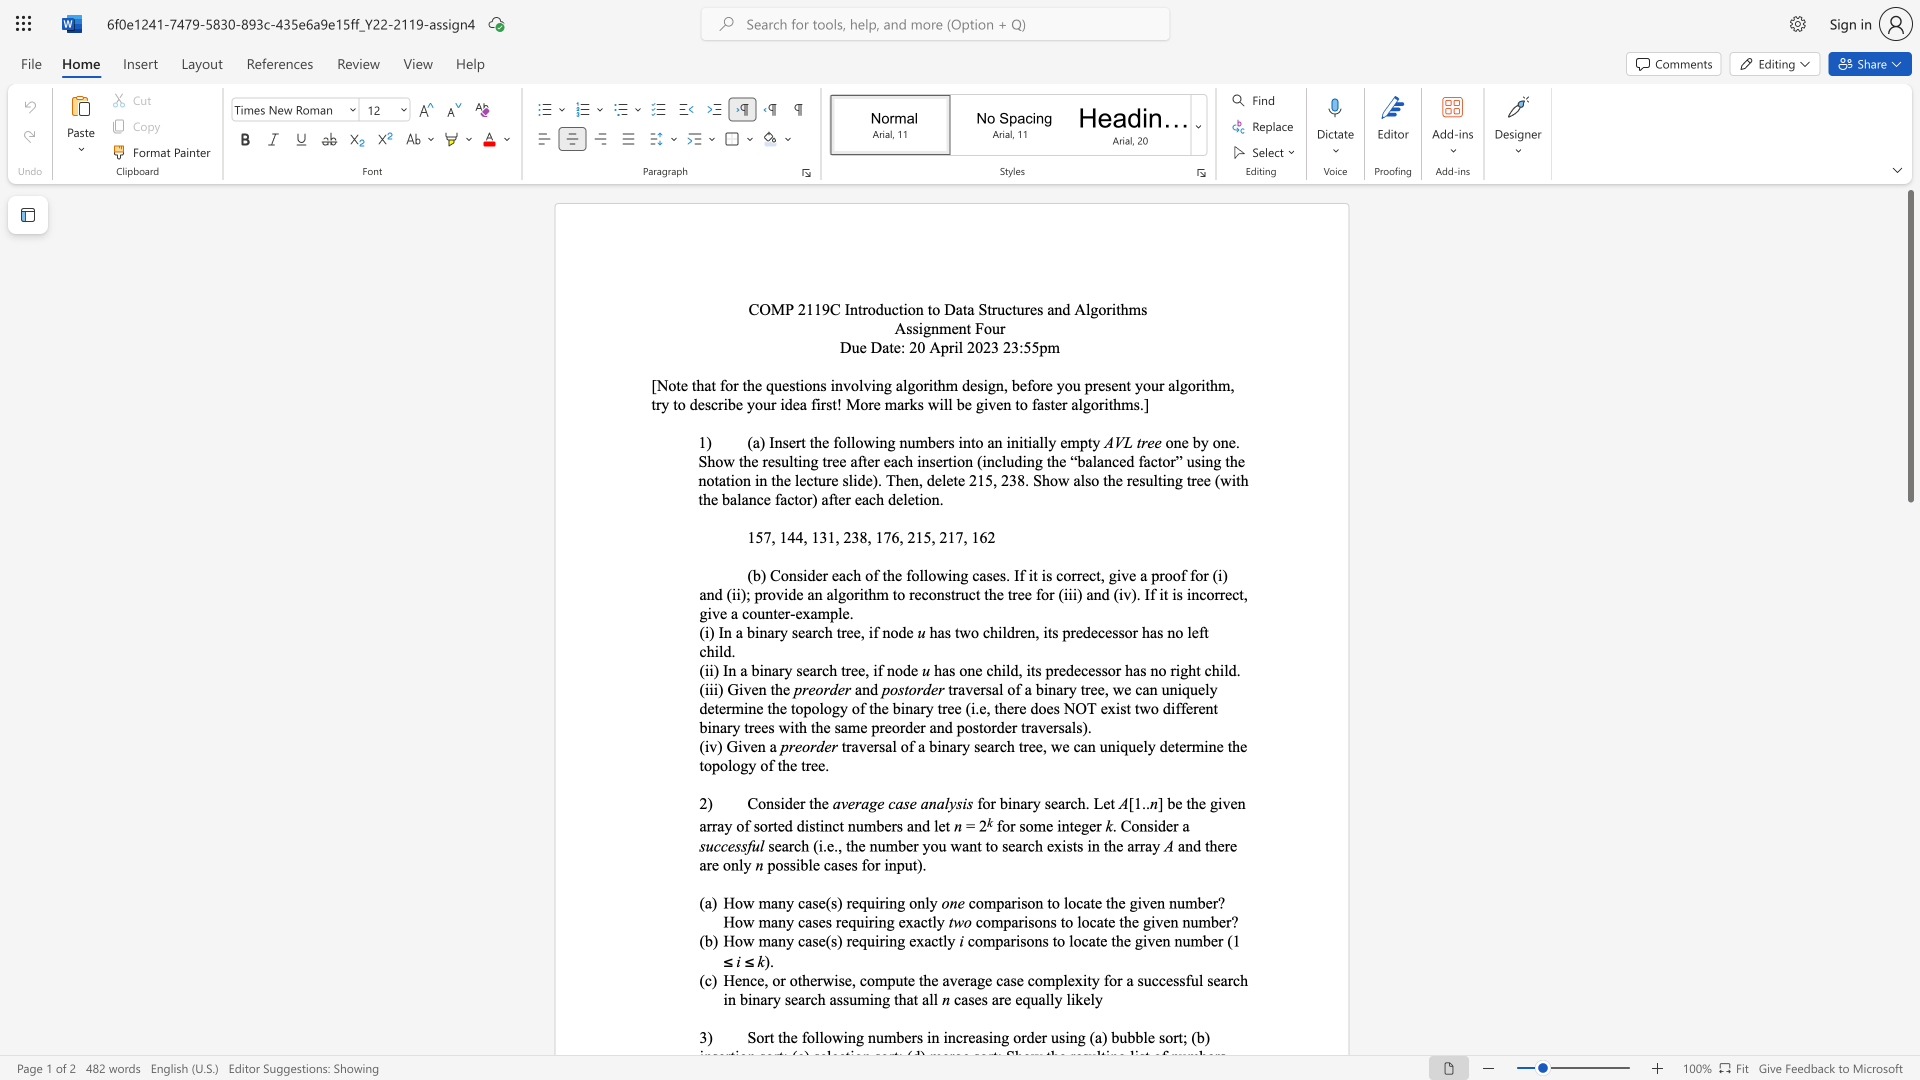 The height and width of the screenshot is (1080, 1920). I want to click on the subset text "re ar" within the text "and there are only", so click(1223, 846).